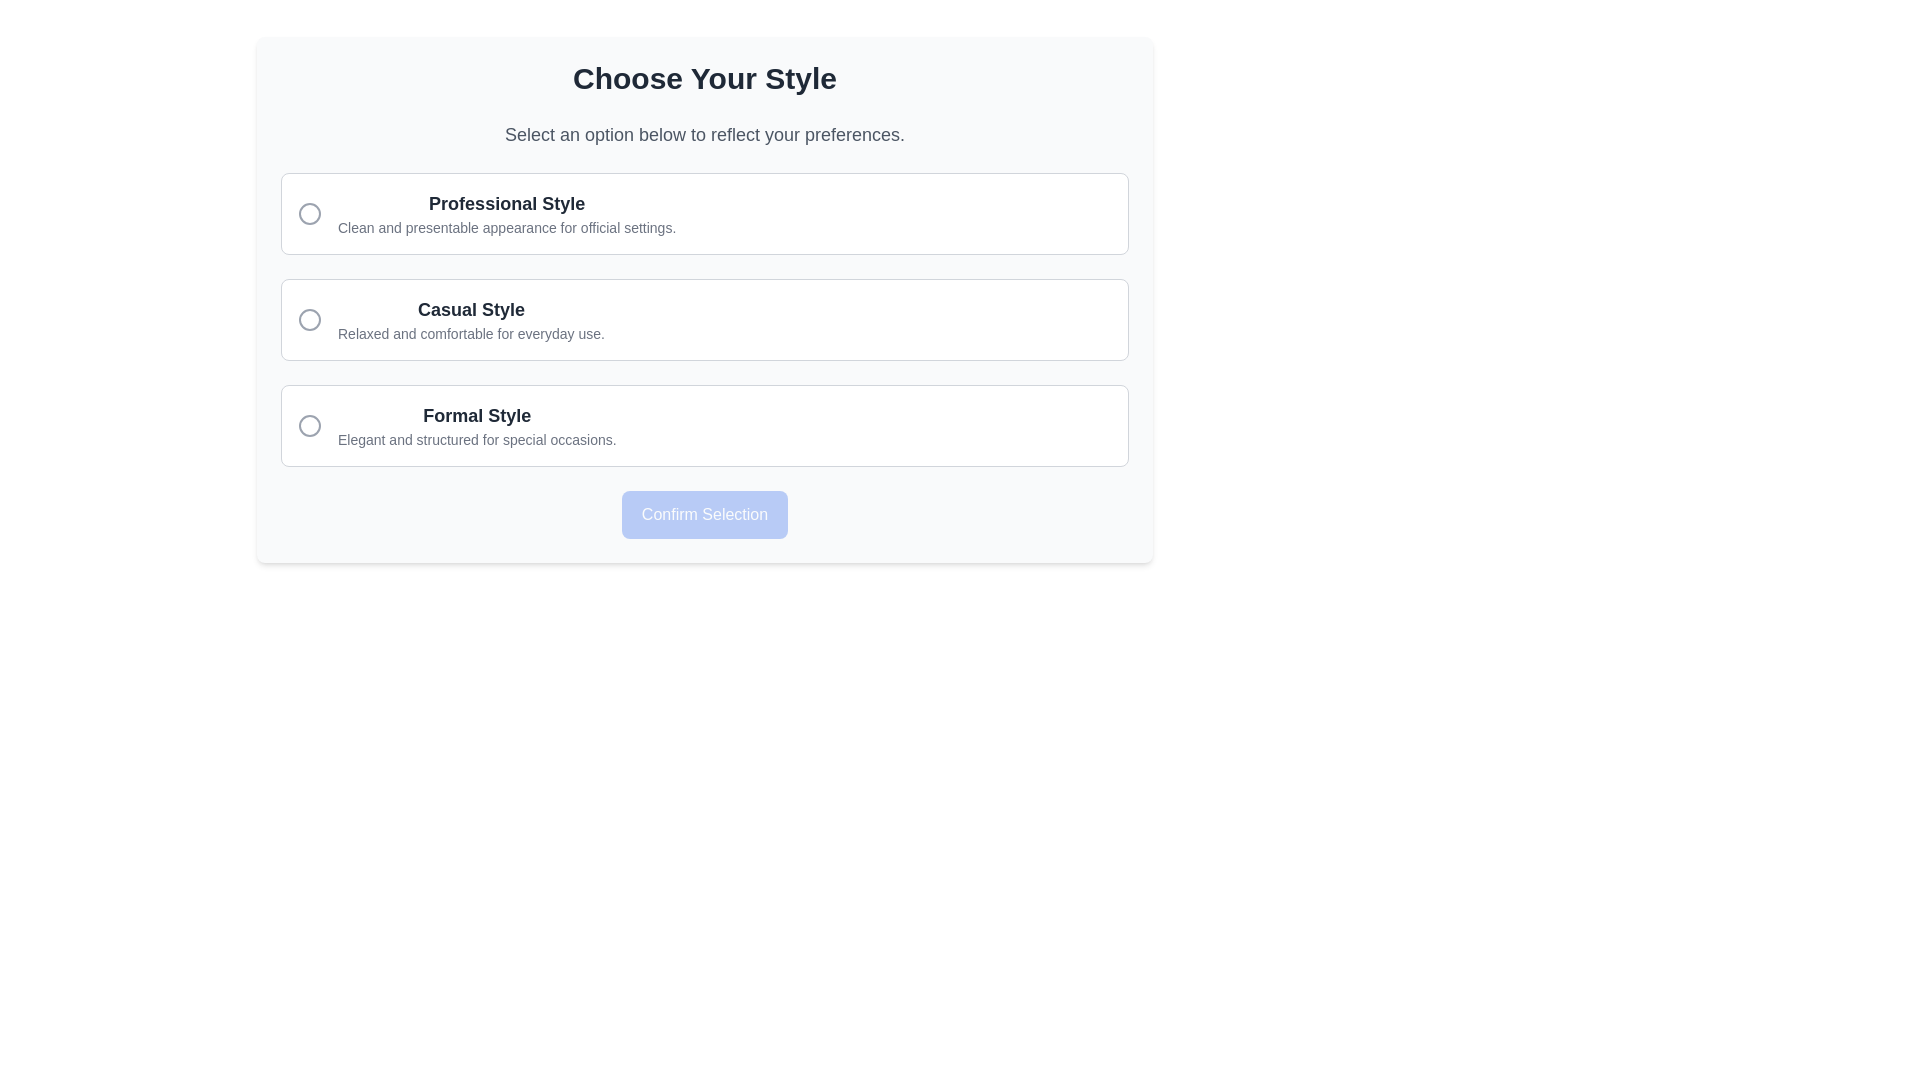 The image size is (1920, 1080). Describe the element at coordinates (507, 226) in the screenshot. I see `text element displaying 'Clean and presentable appearance for official settings.' located below the bold title 'Professional Style'` at that location.